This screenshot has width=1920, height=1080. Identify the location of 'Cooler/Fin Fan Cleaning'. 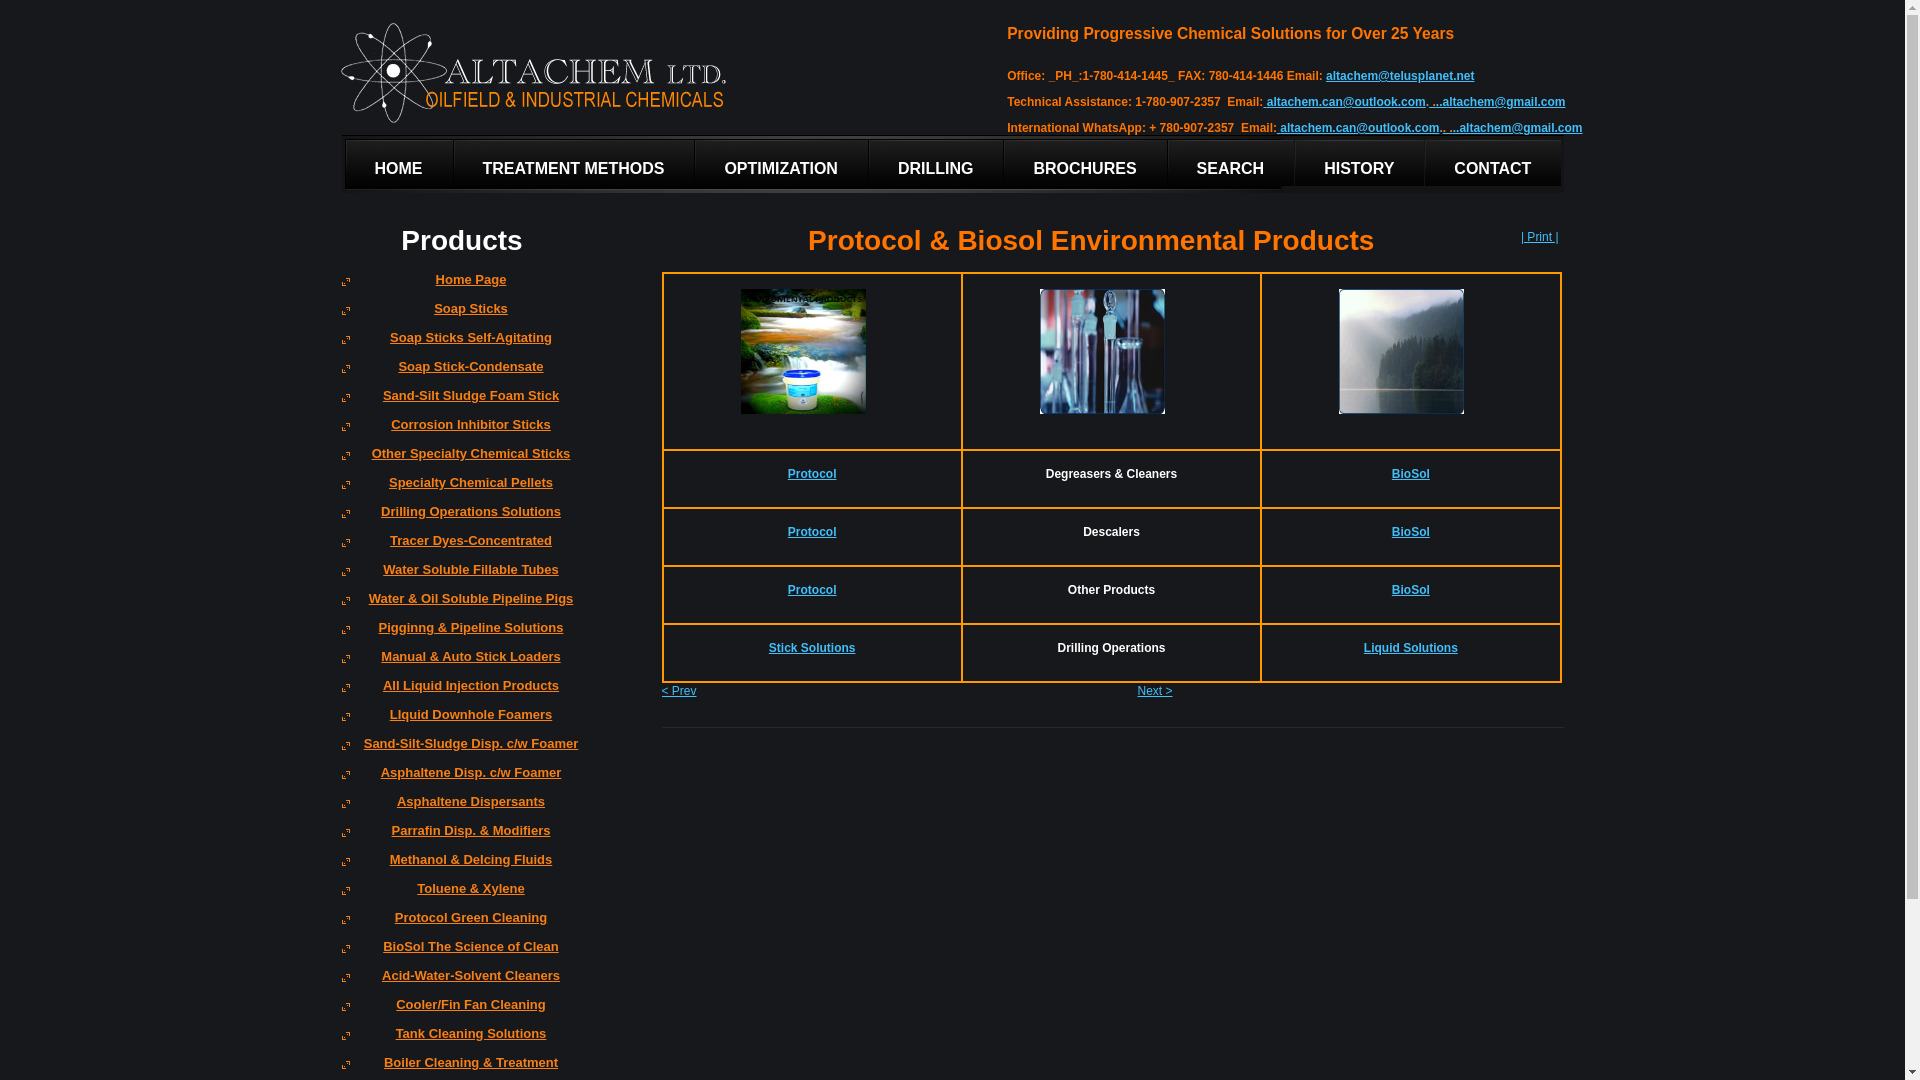
(461, 1011).